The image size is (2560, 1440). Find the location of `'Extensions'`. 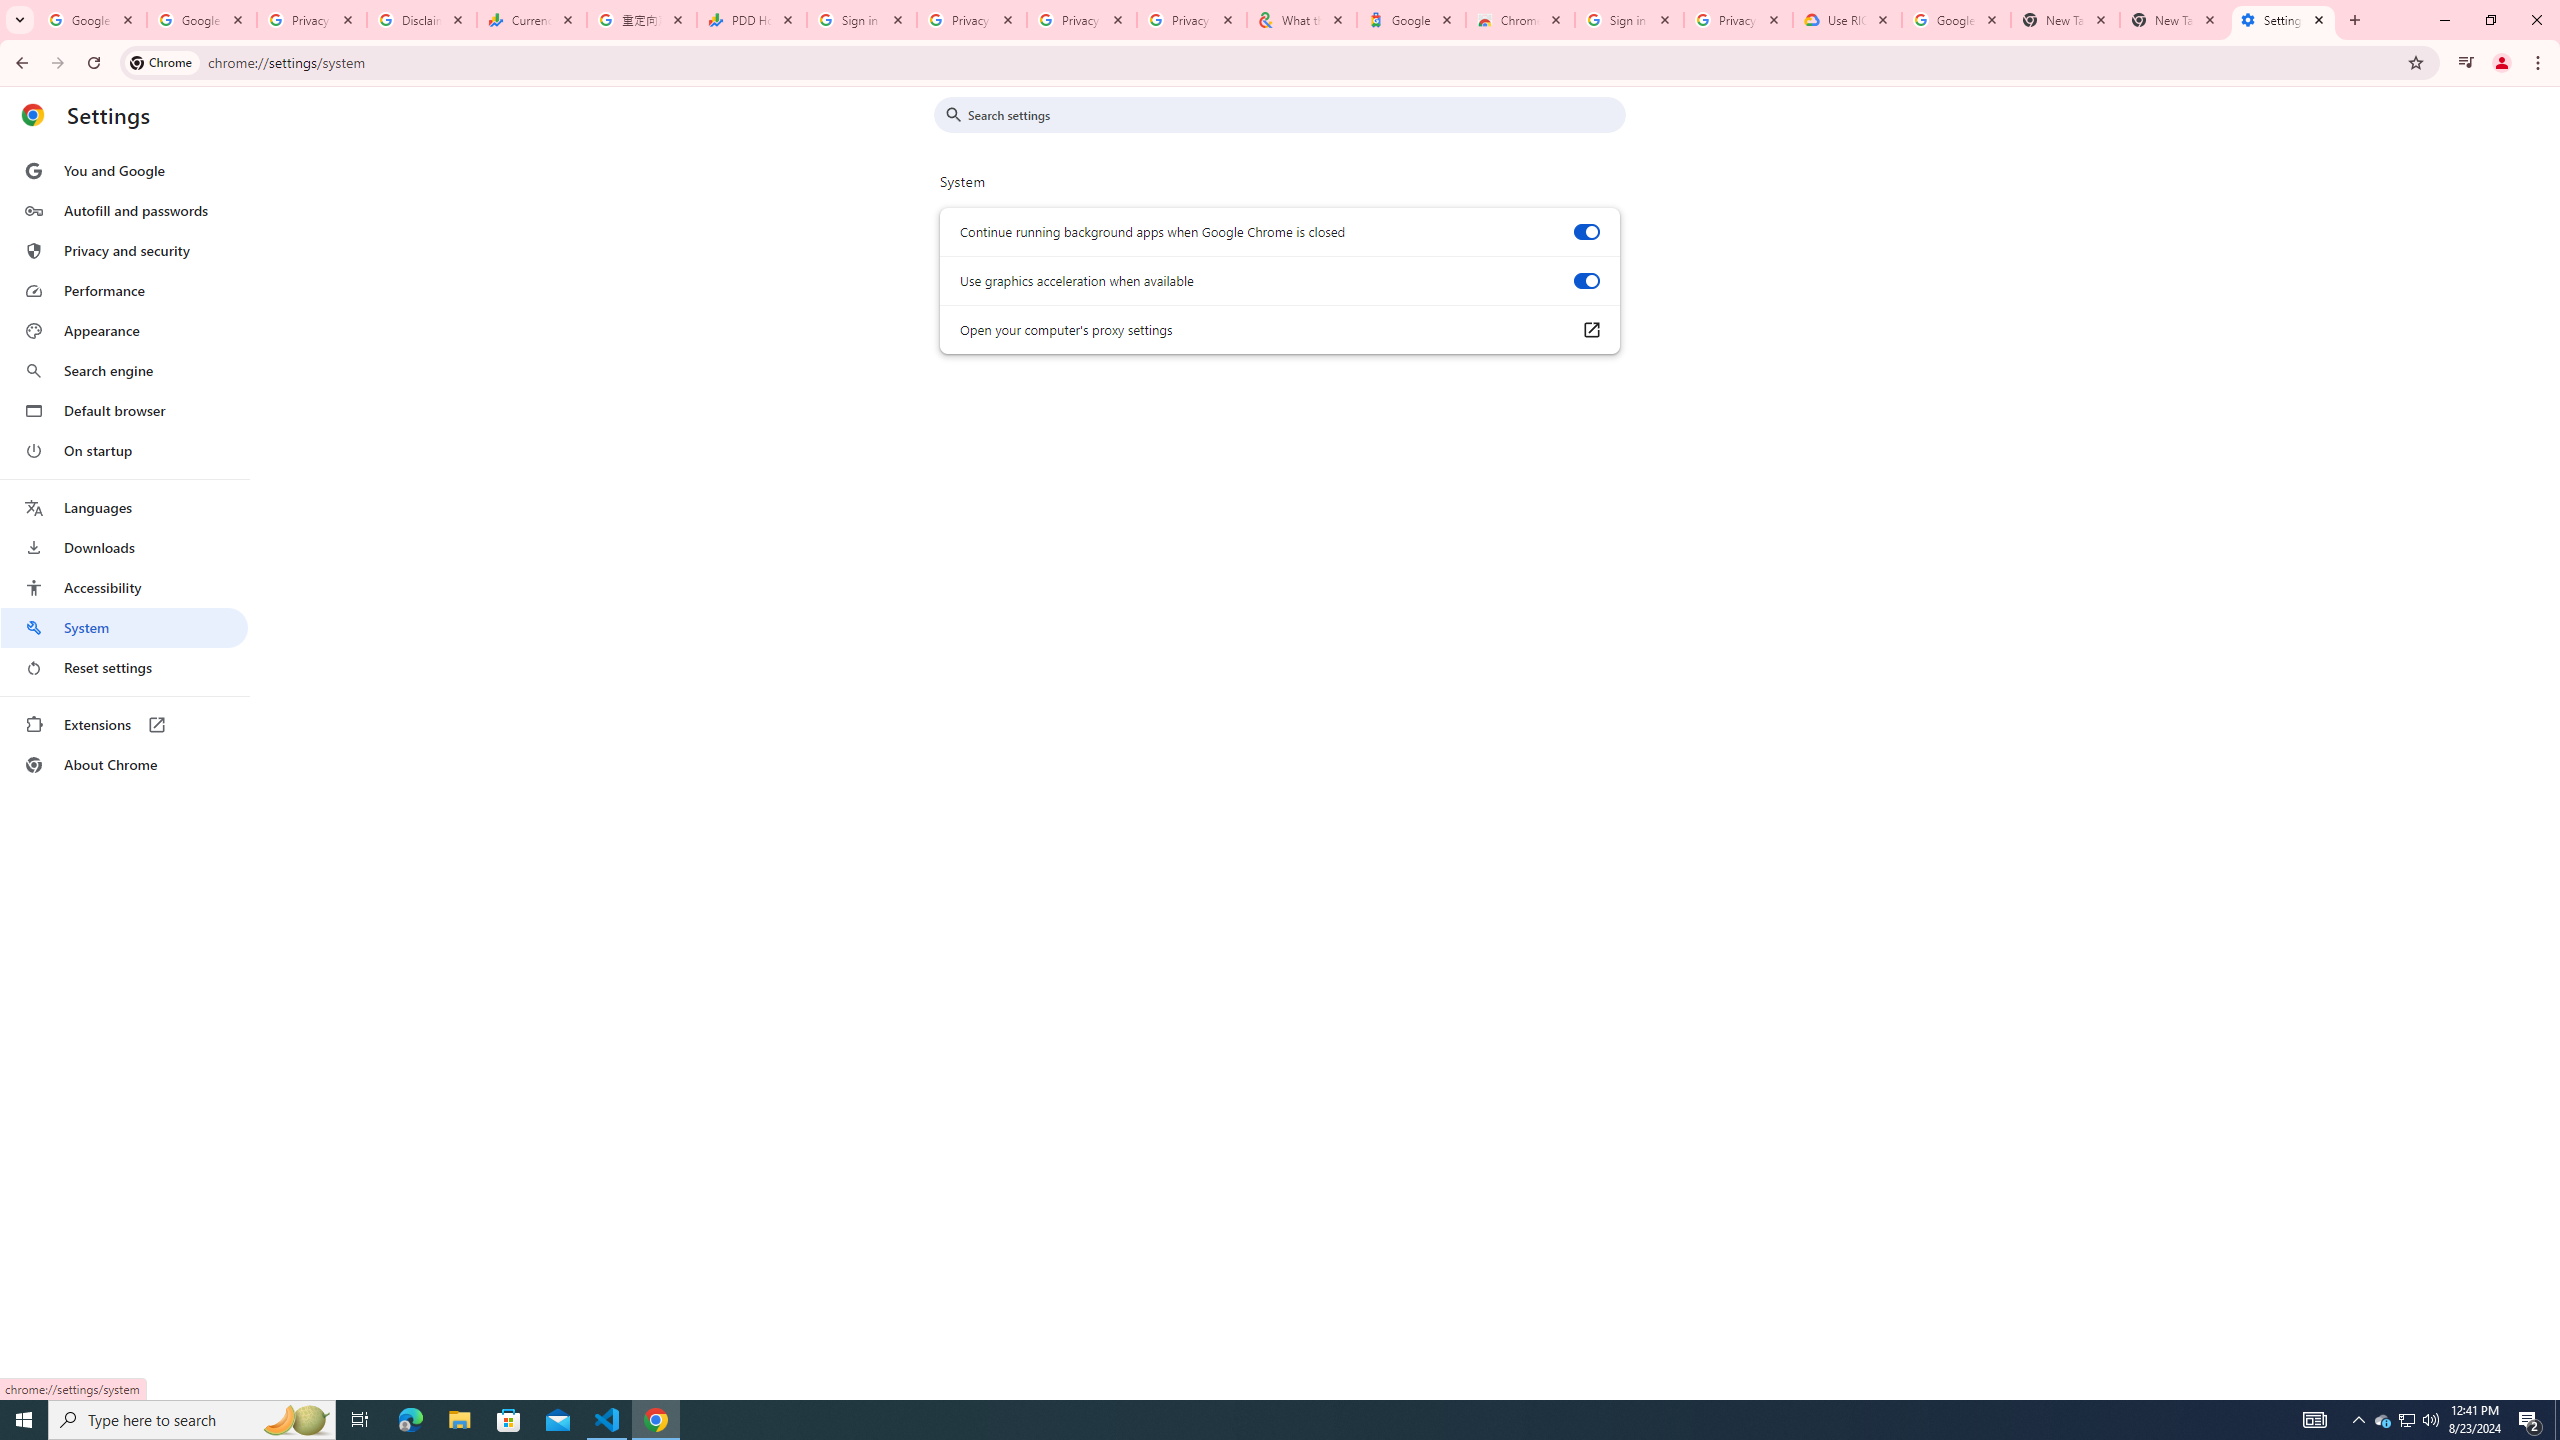

'Extensions' is located at coordinates (123, 724).